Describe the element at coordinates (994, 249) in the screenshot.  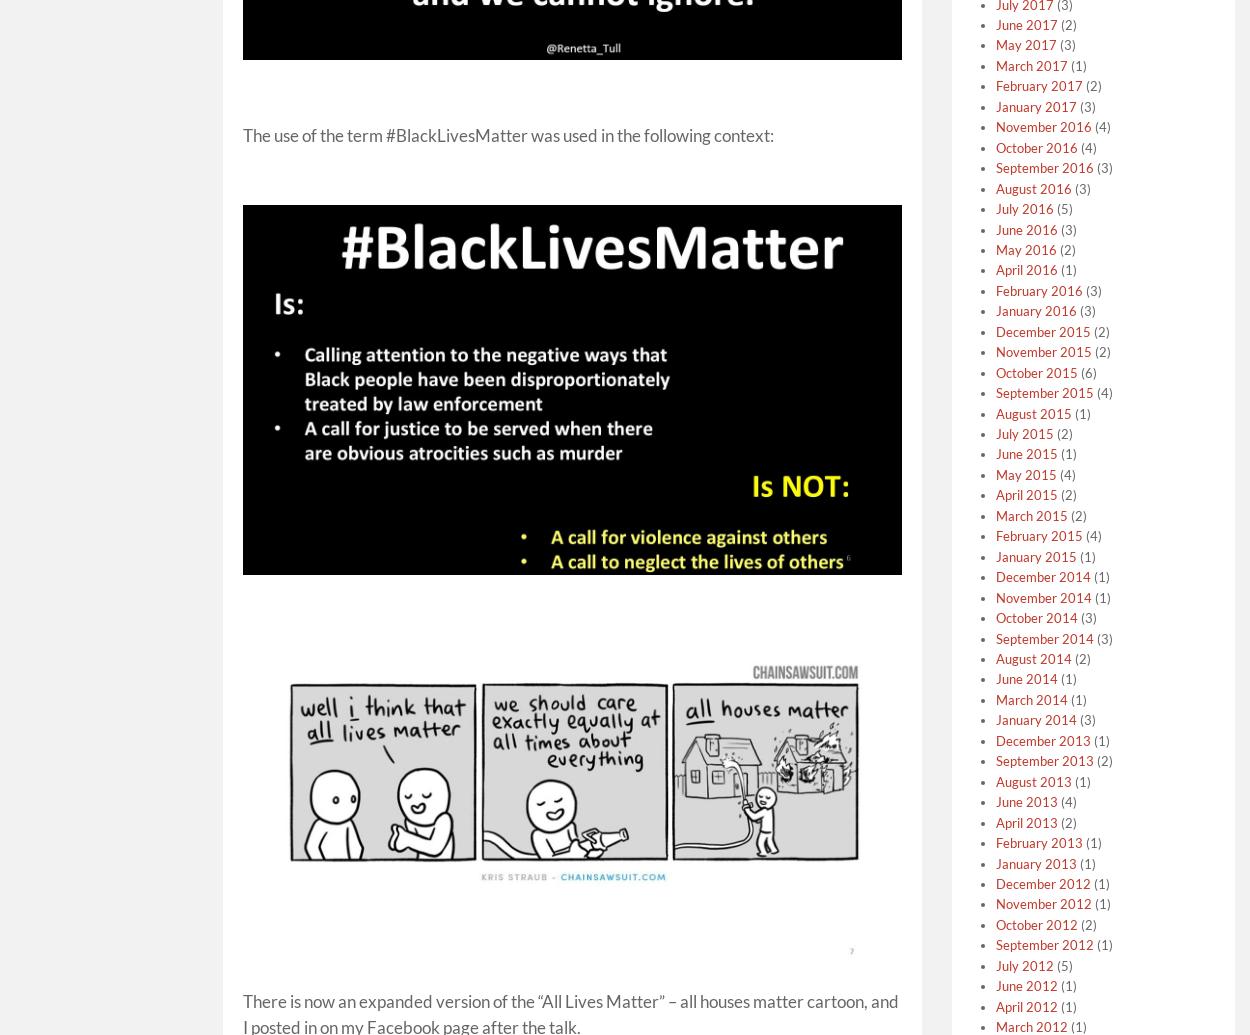
I see `'May 2016'` at that location.